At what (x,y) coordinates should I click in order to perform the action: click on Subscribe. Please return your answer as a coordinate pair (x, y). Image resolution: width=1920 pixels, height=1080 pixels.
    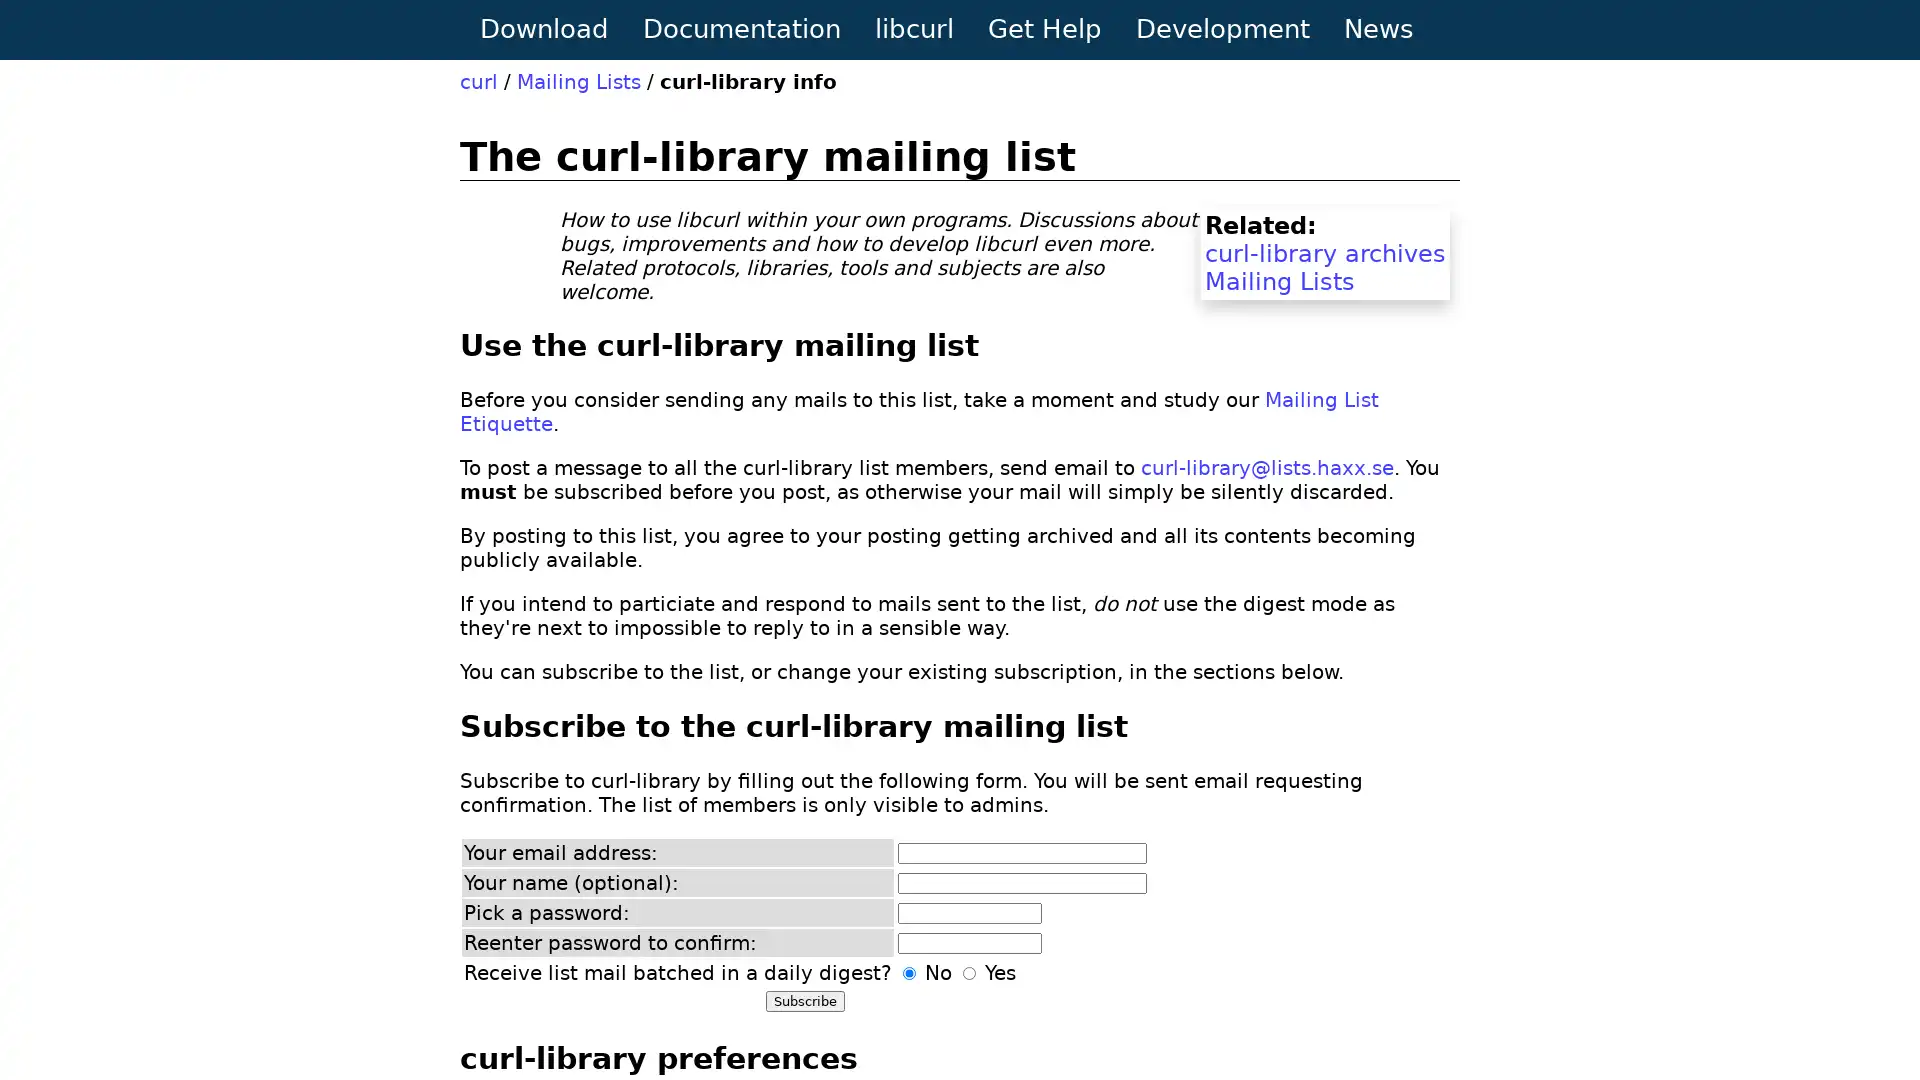
    Looking at the image, I should click on (805, 1001).